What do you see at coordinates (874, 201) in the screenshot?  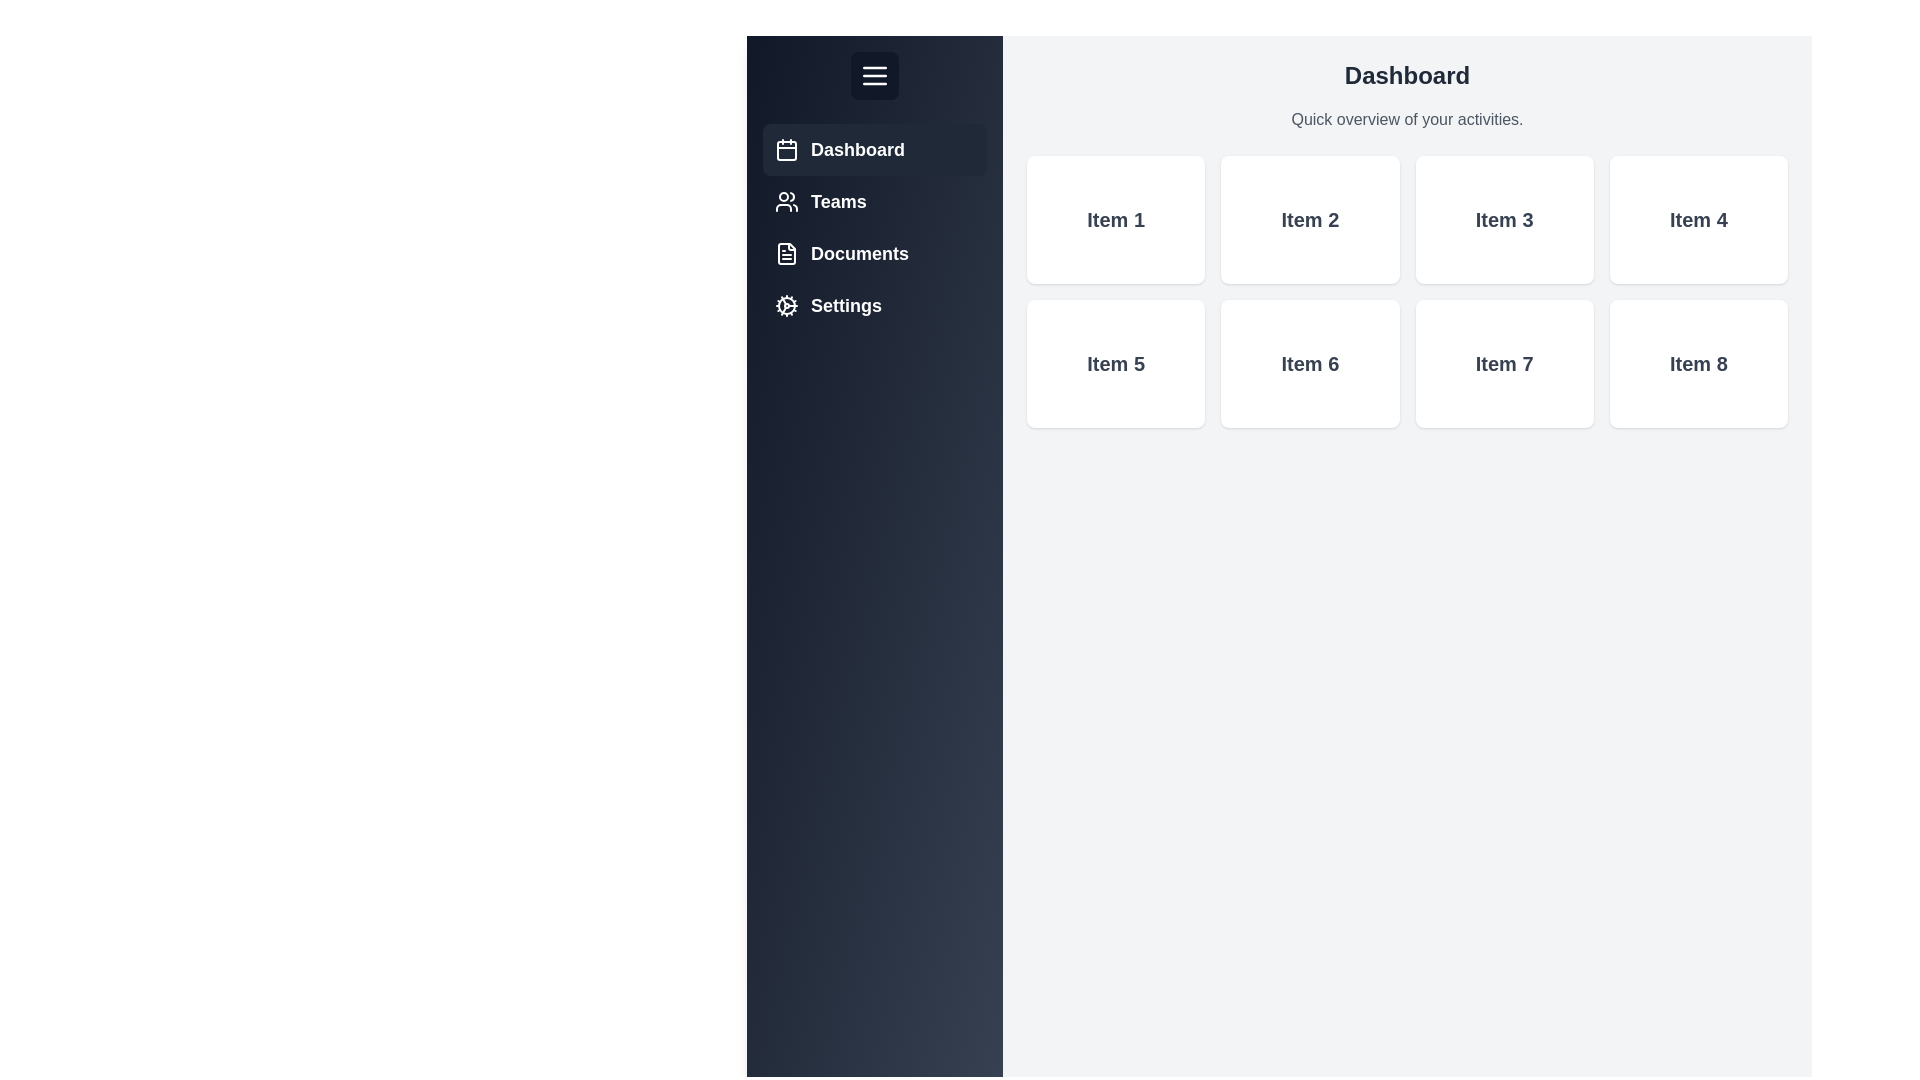 I see `the Teams tab from the sidebar menu` at bounding box center [874, 201].